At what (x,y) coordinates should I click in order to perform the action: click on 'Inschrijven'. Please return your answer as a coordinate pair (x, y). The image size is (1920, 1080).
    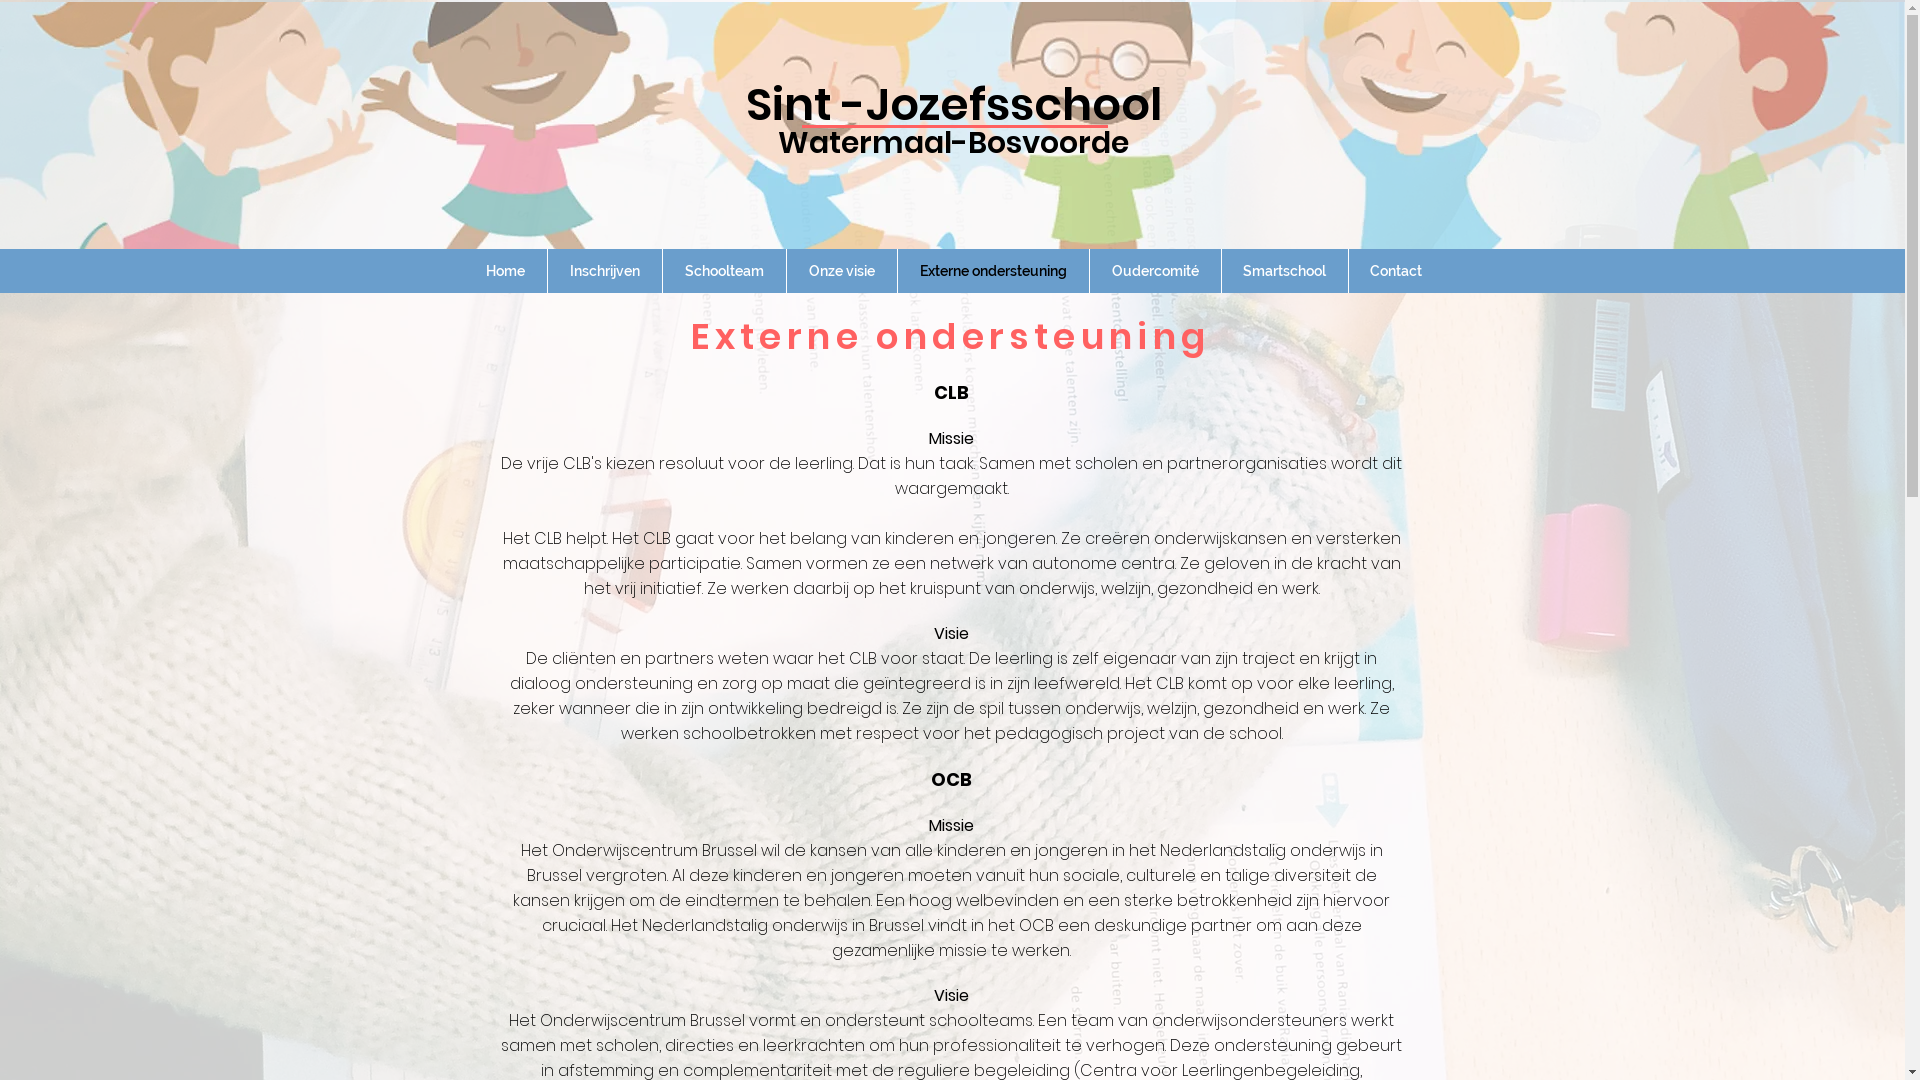
    Looking at the image, I should click on (603, 270).